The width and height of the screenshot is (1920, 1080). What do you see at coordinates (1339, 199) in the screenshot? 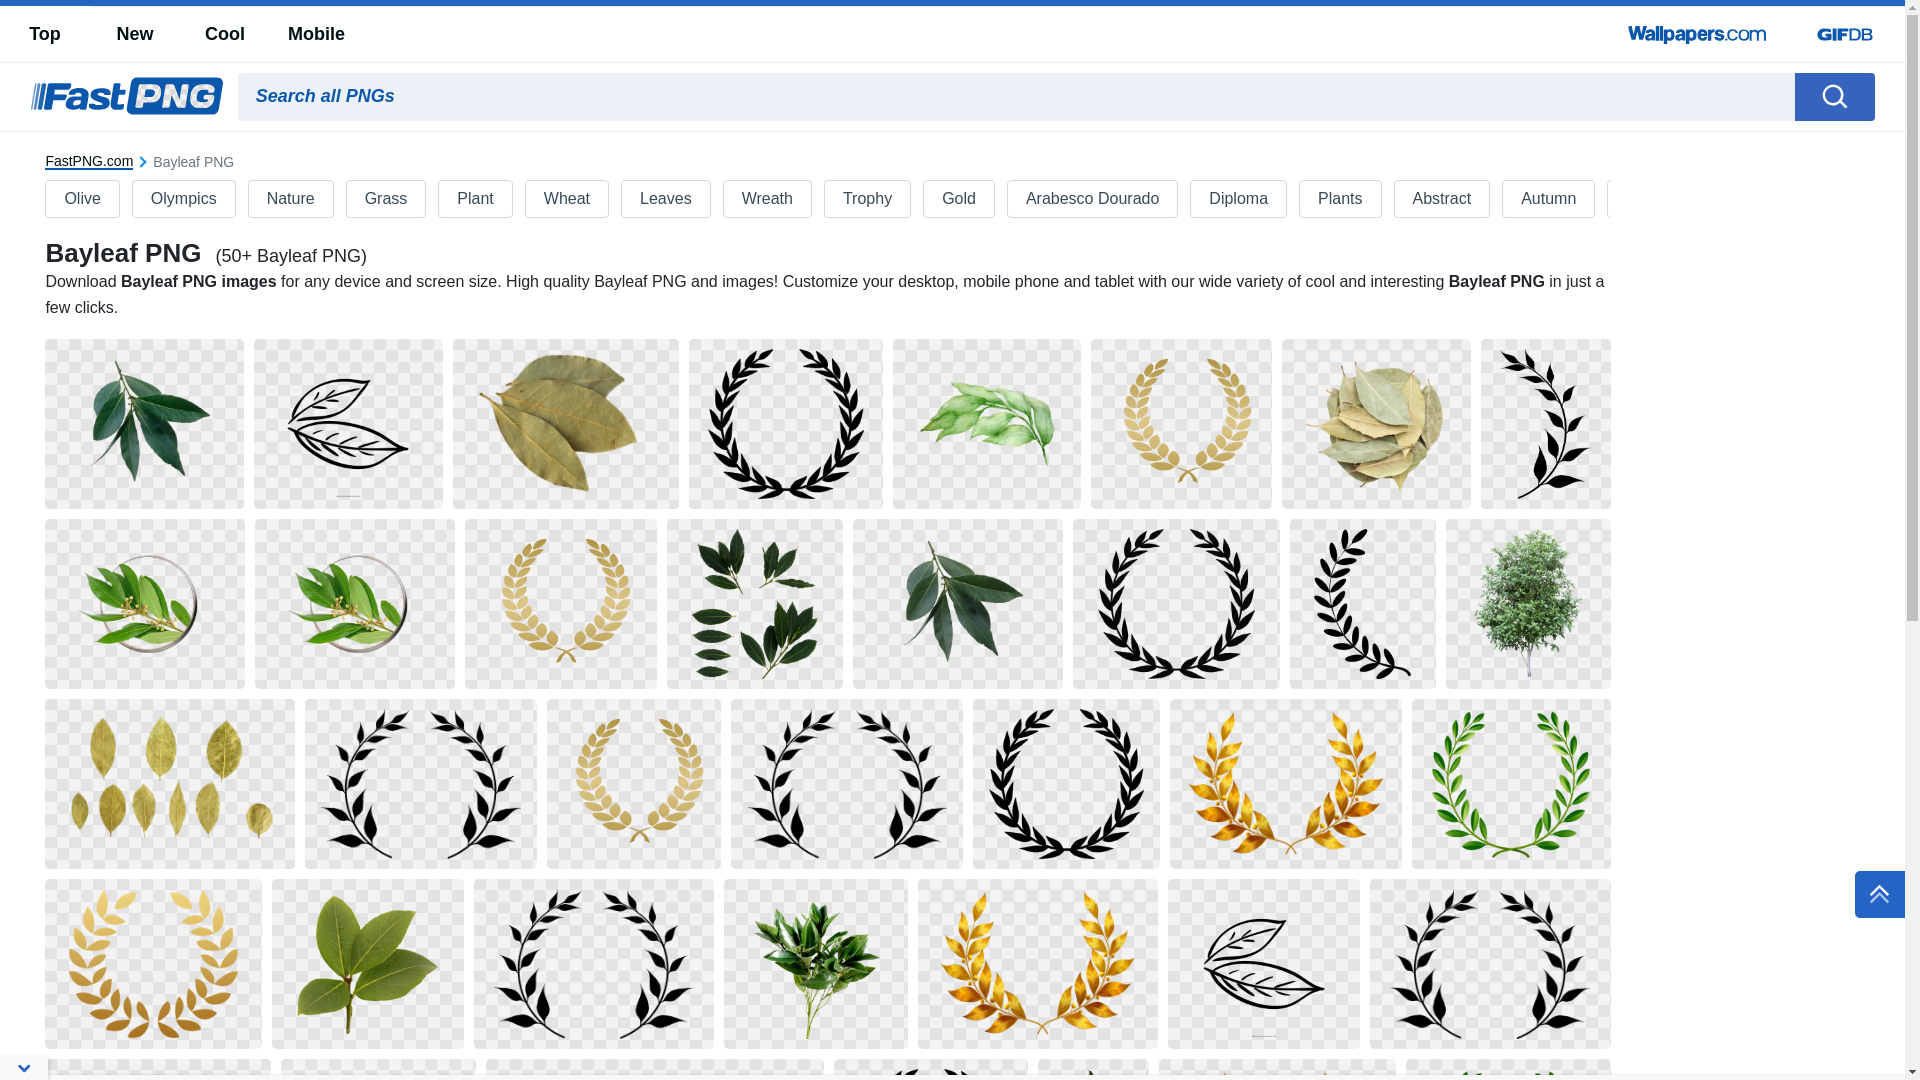
I see `'Plants'` at bounding box center [1339, 199].